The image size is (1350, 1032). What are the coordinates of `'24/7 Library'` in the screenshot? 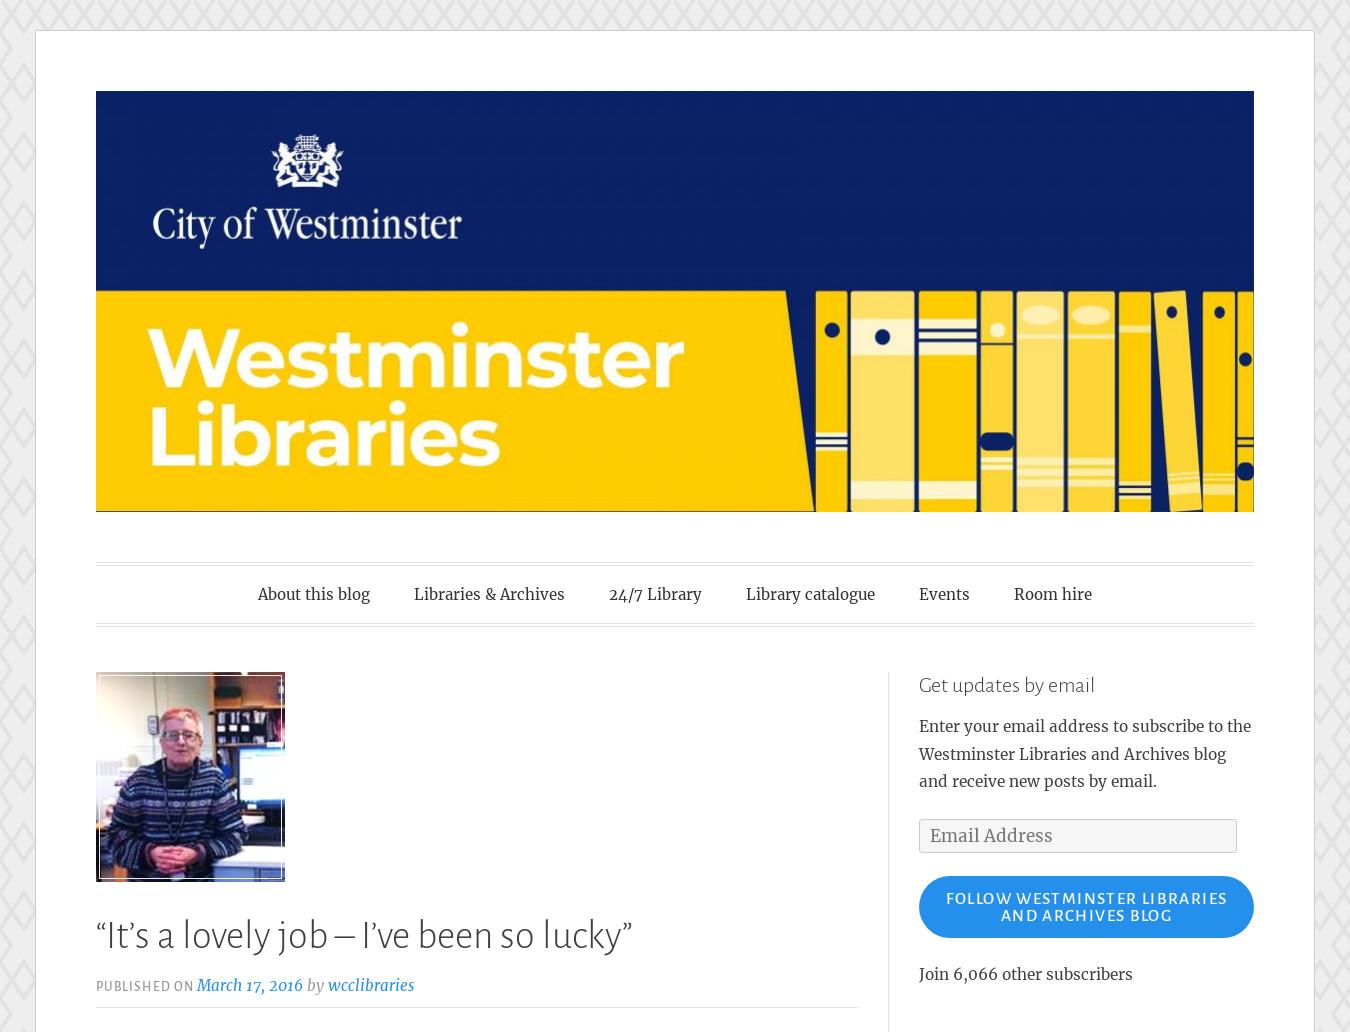 It's located at (655, 593).